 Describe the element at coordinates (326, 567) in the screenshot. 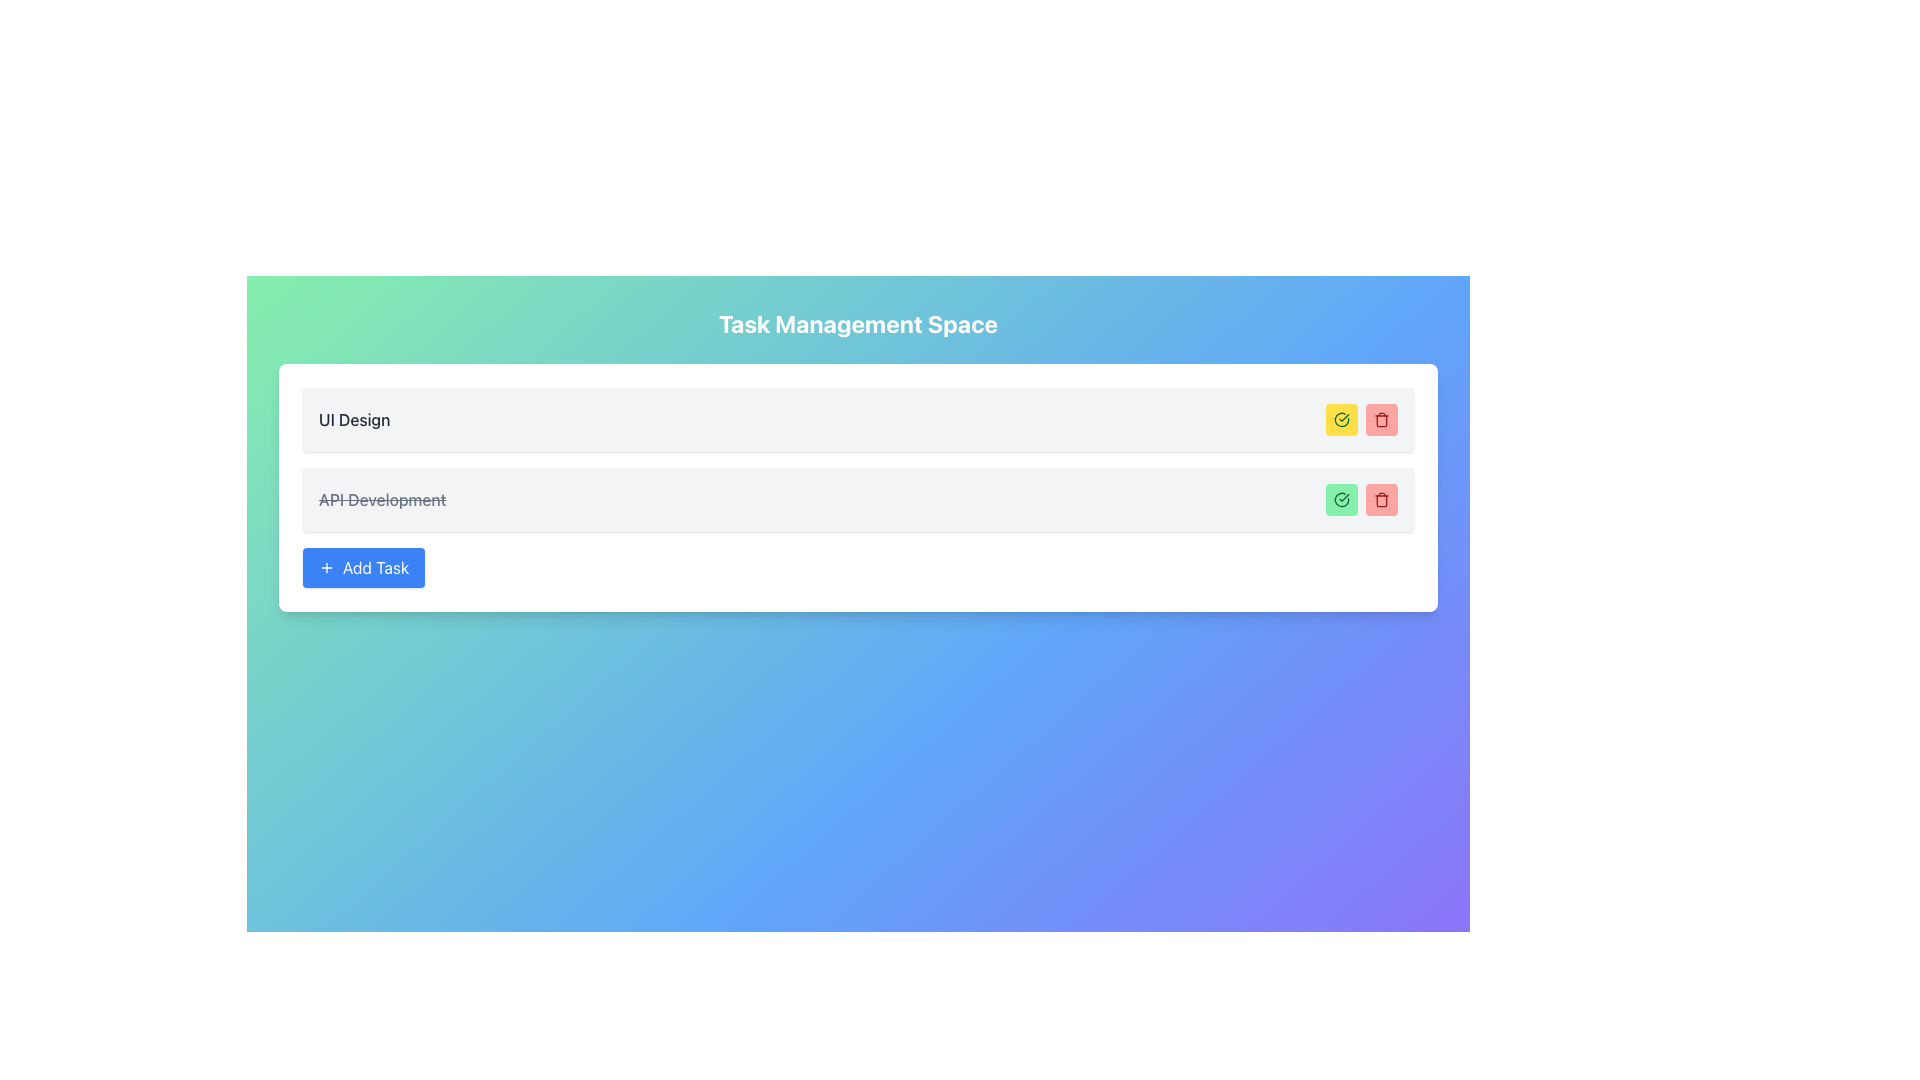

I see `the small plus icon located to the left of the 'Add Task' label in the button` at that location.